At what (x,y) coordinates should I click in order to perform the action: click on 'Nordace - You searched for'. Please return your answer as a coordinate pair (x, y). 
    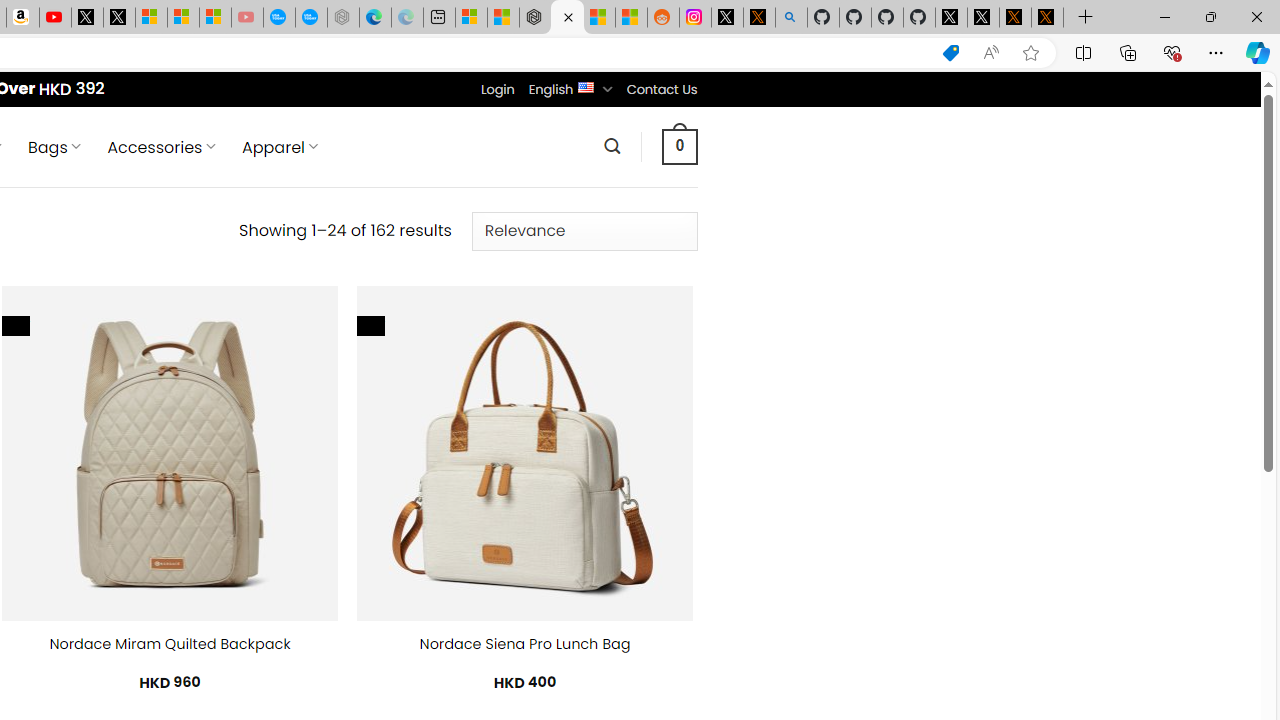
    Looking at the image, I should click on (566, 17).